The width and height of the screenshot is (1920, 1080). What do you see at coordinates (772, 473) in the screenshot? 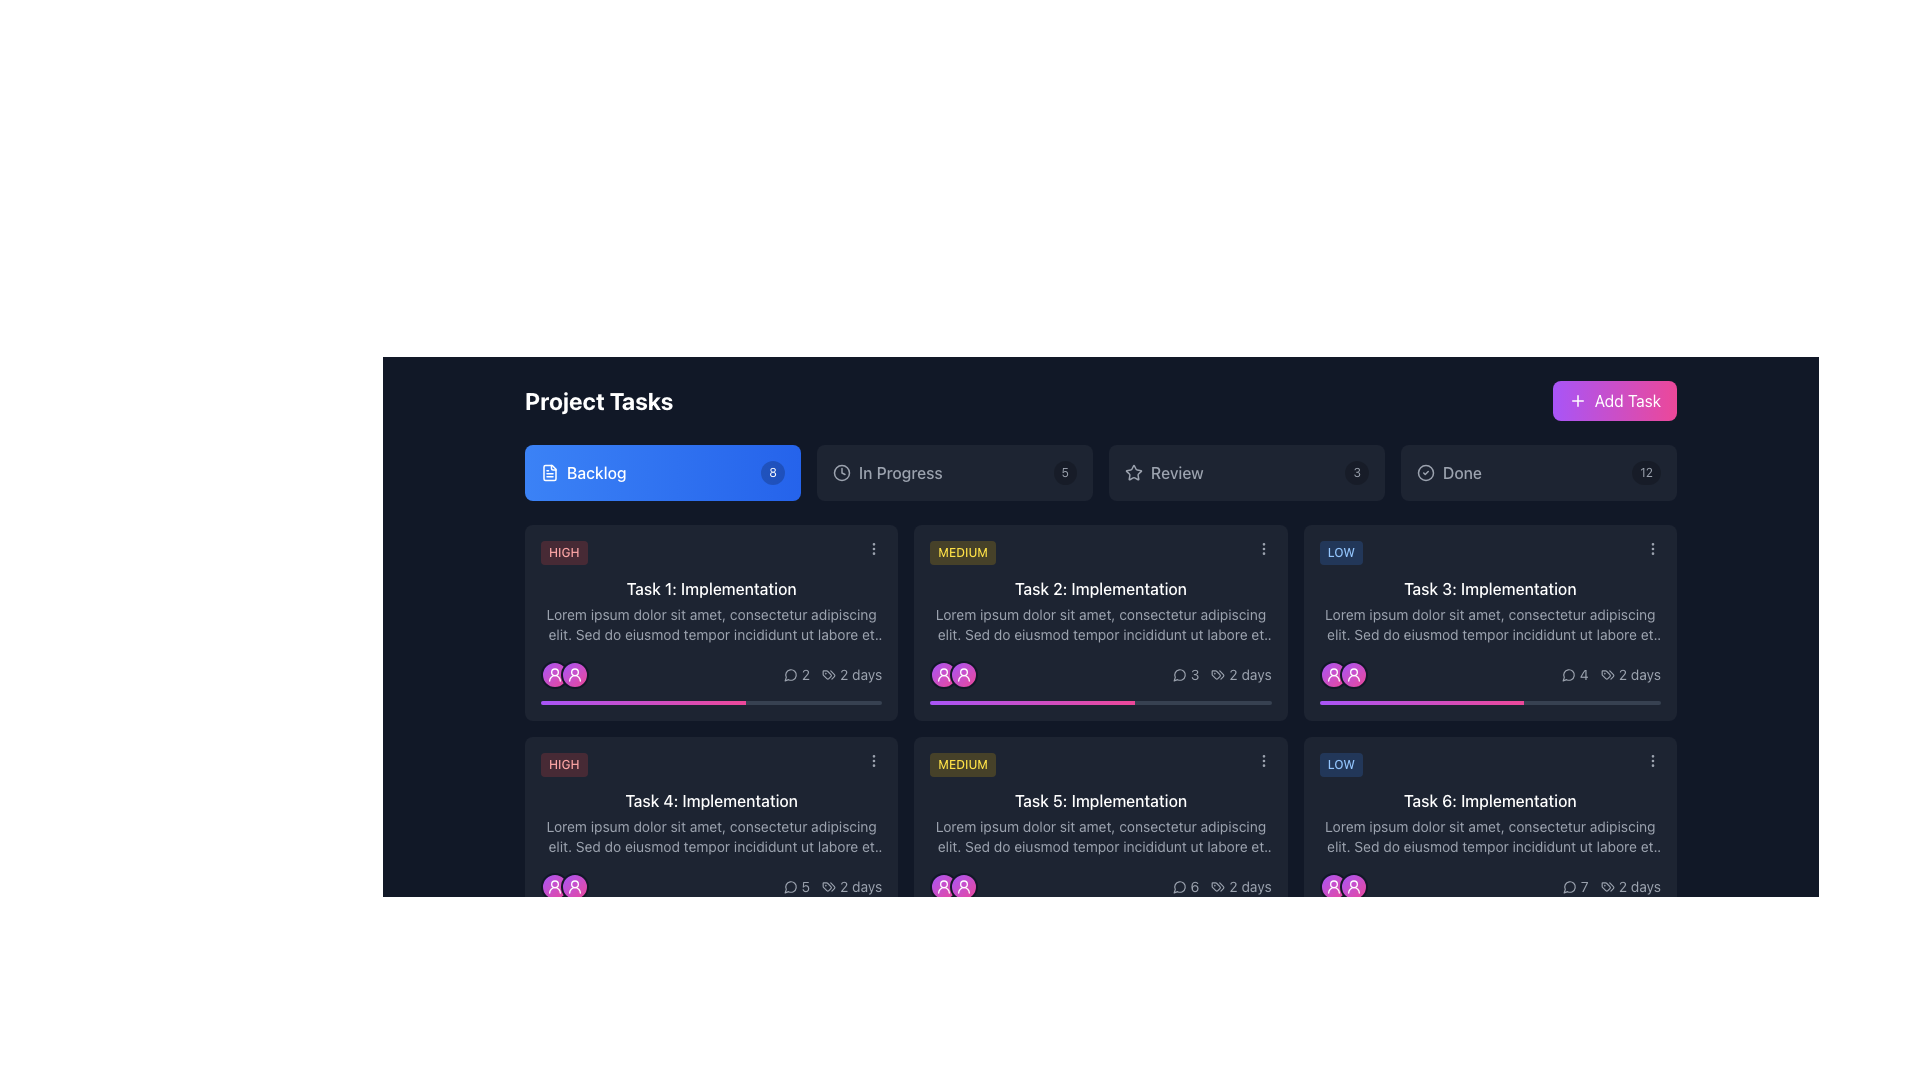
I see `the displayed number '8' in the circular badge located to the right of the 'Backlog' text label` at bounding box center [772, 473].